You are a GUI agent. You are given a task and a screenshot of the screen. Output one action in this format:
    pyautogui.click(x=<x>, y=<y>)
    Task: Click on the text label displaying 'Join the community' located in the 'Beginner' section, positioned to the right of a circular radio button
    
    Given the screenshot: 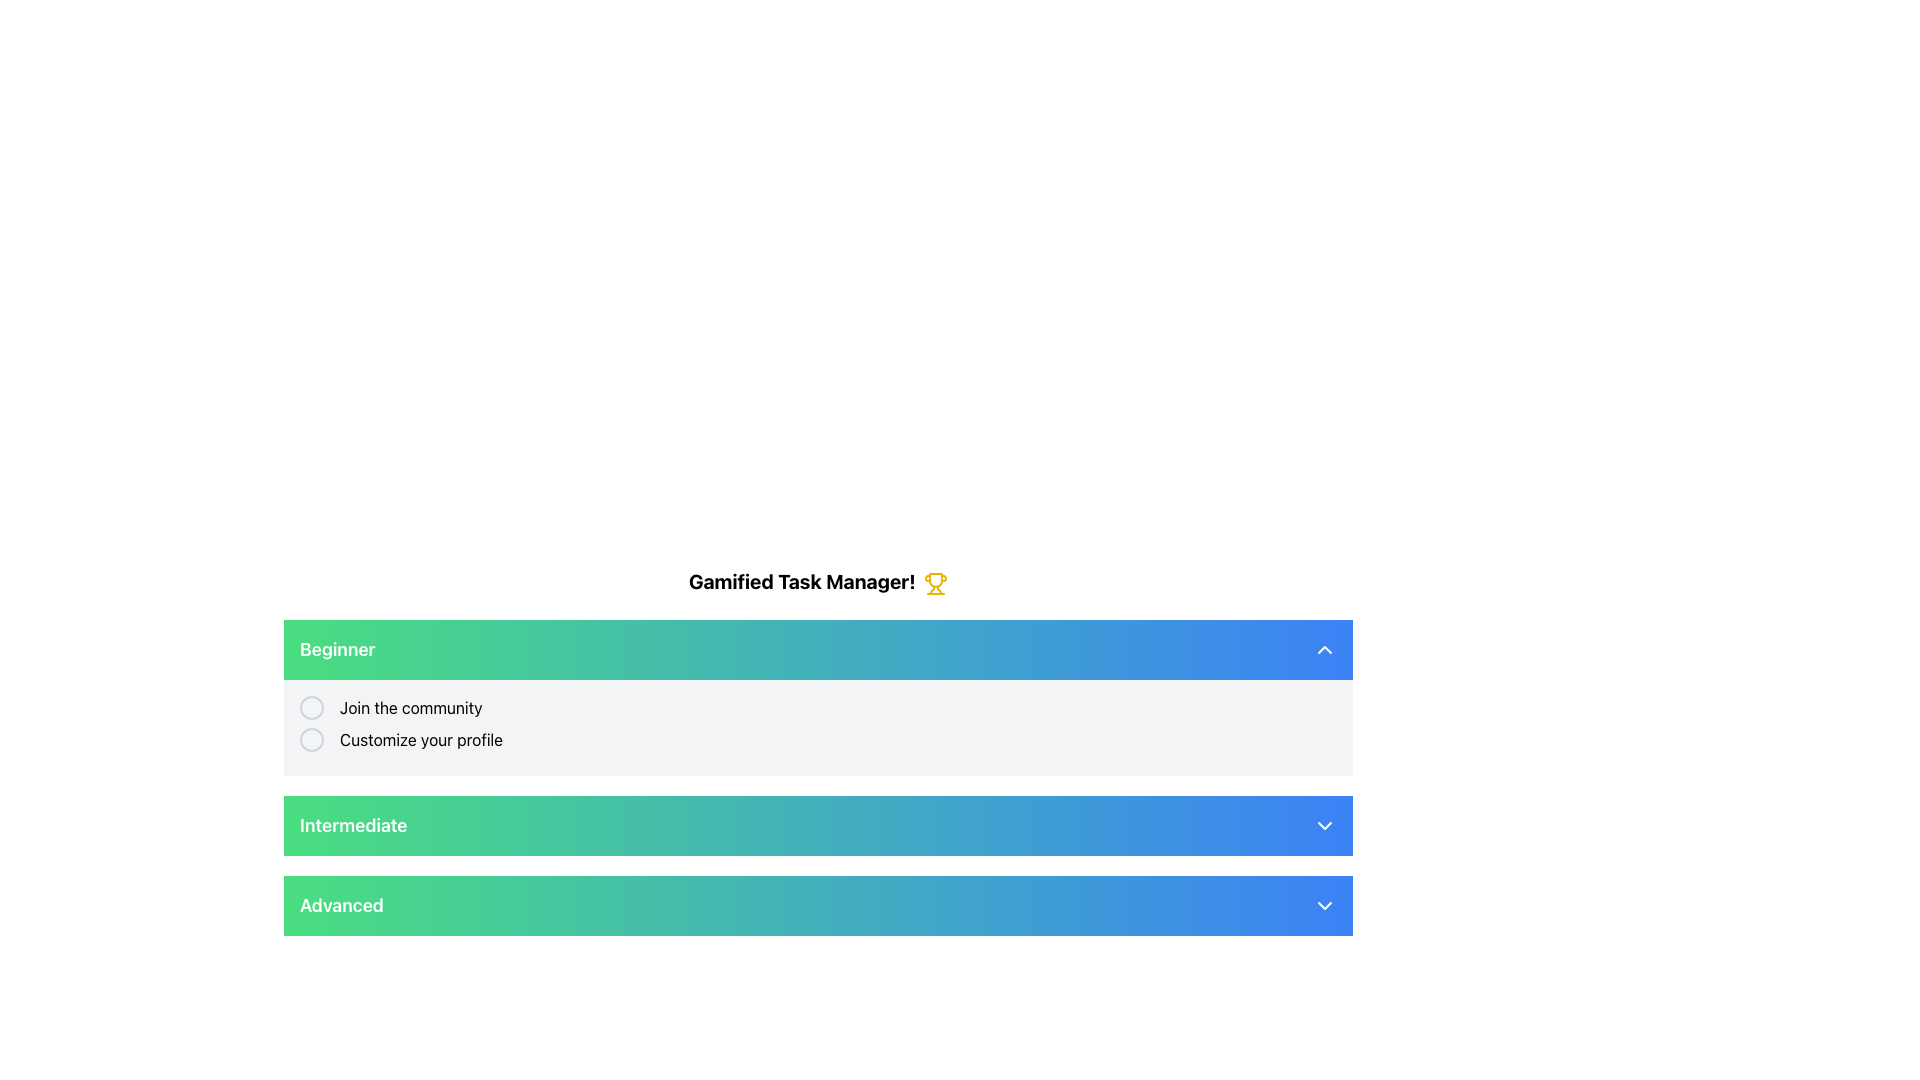 What is the action you would take?
    pyautogui.click(x=410, y=707)
    